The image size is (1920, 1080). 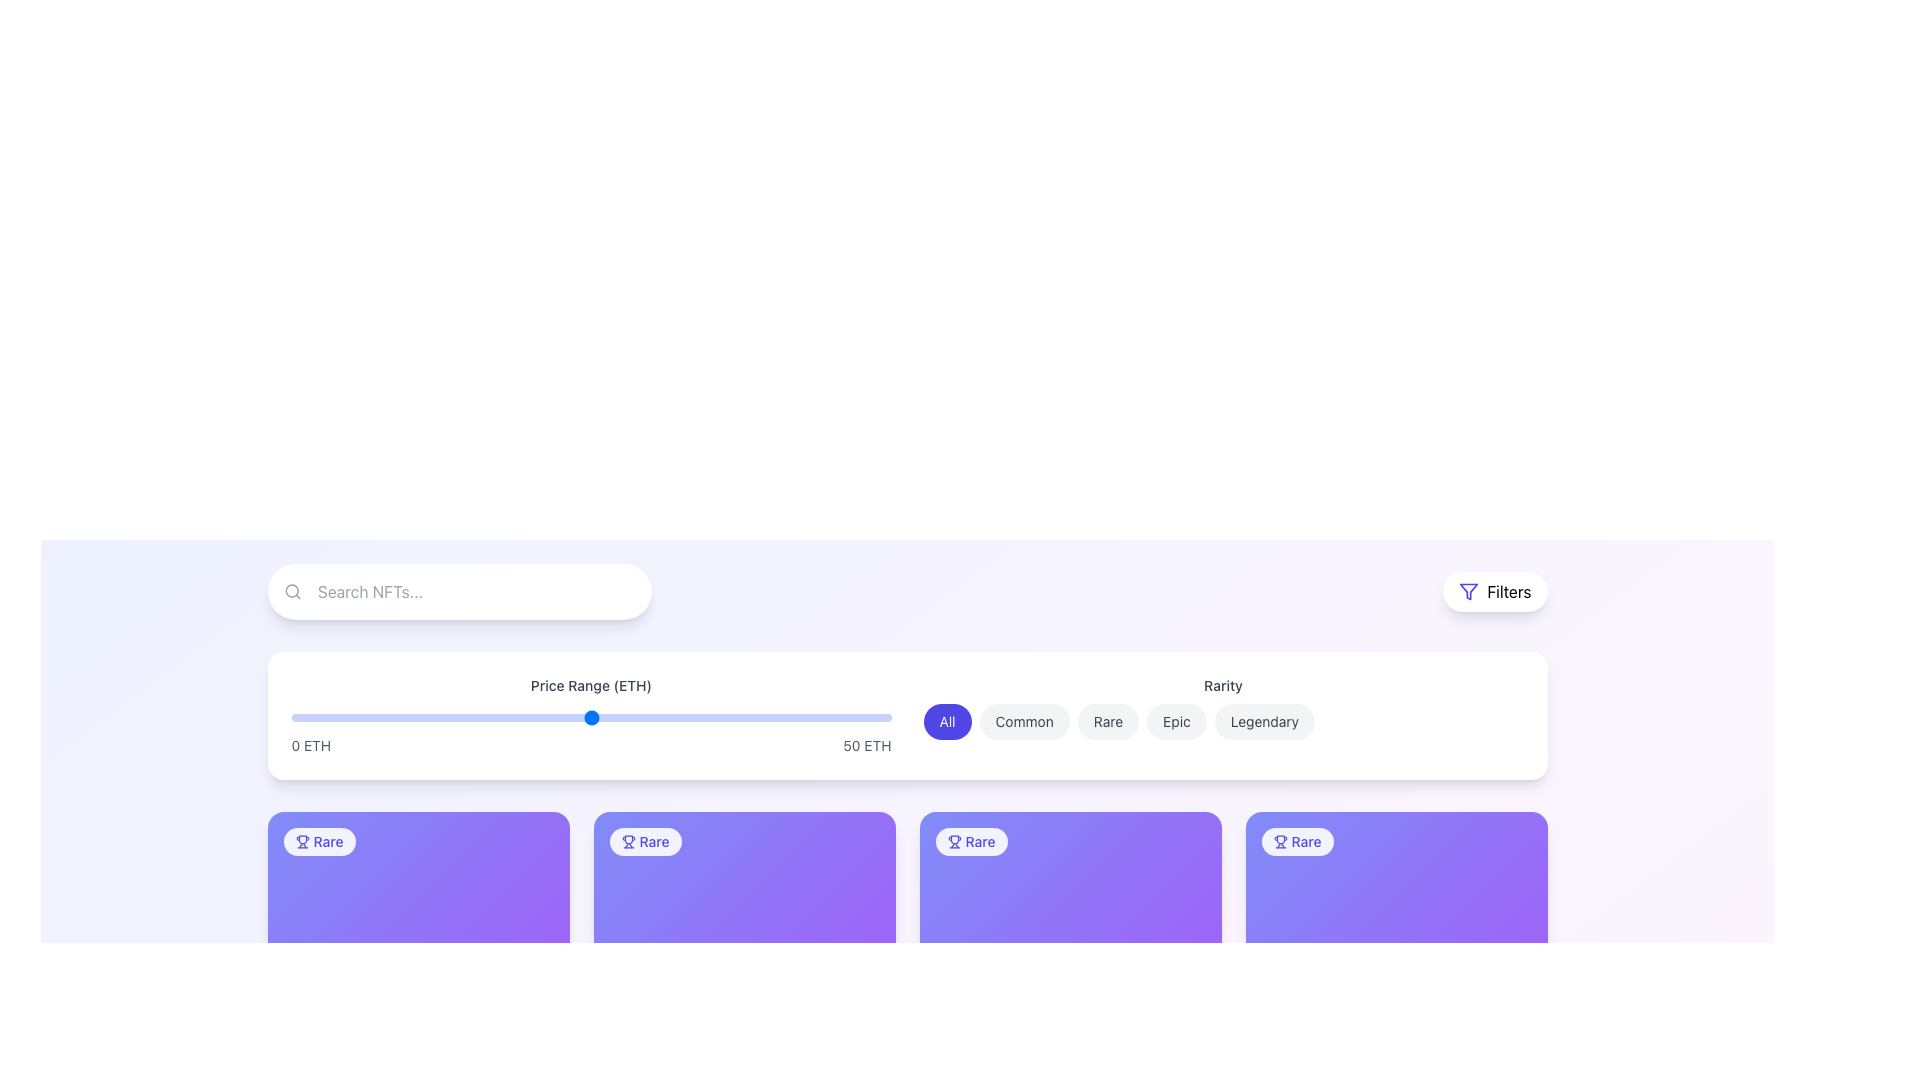 I want to click on the 'Legendary' button in the horizontal selection bar to filter items categorized as 'Legendary', so click(x=1263, y=721).